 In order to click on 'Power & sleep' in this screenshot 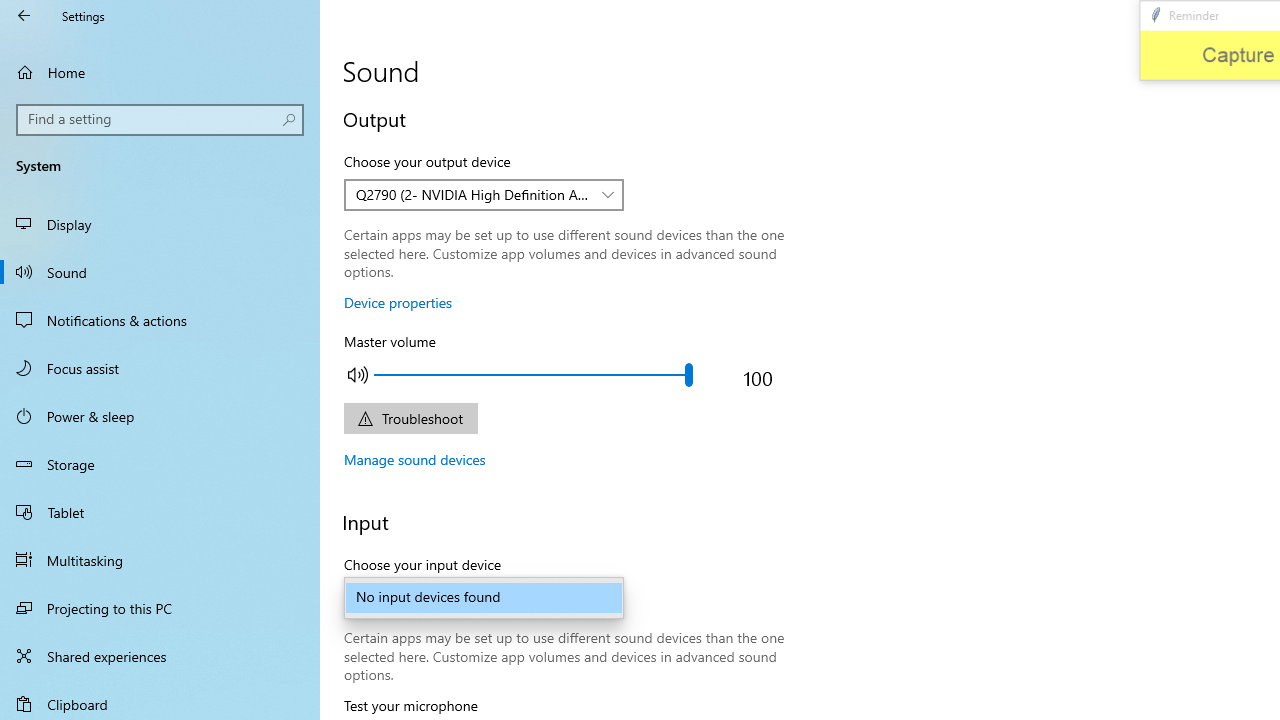, I will do `click(160, 414)`.